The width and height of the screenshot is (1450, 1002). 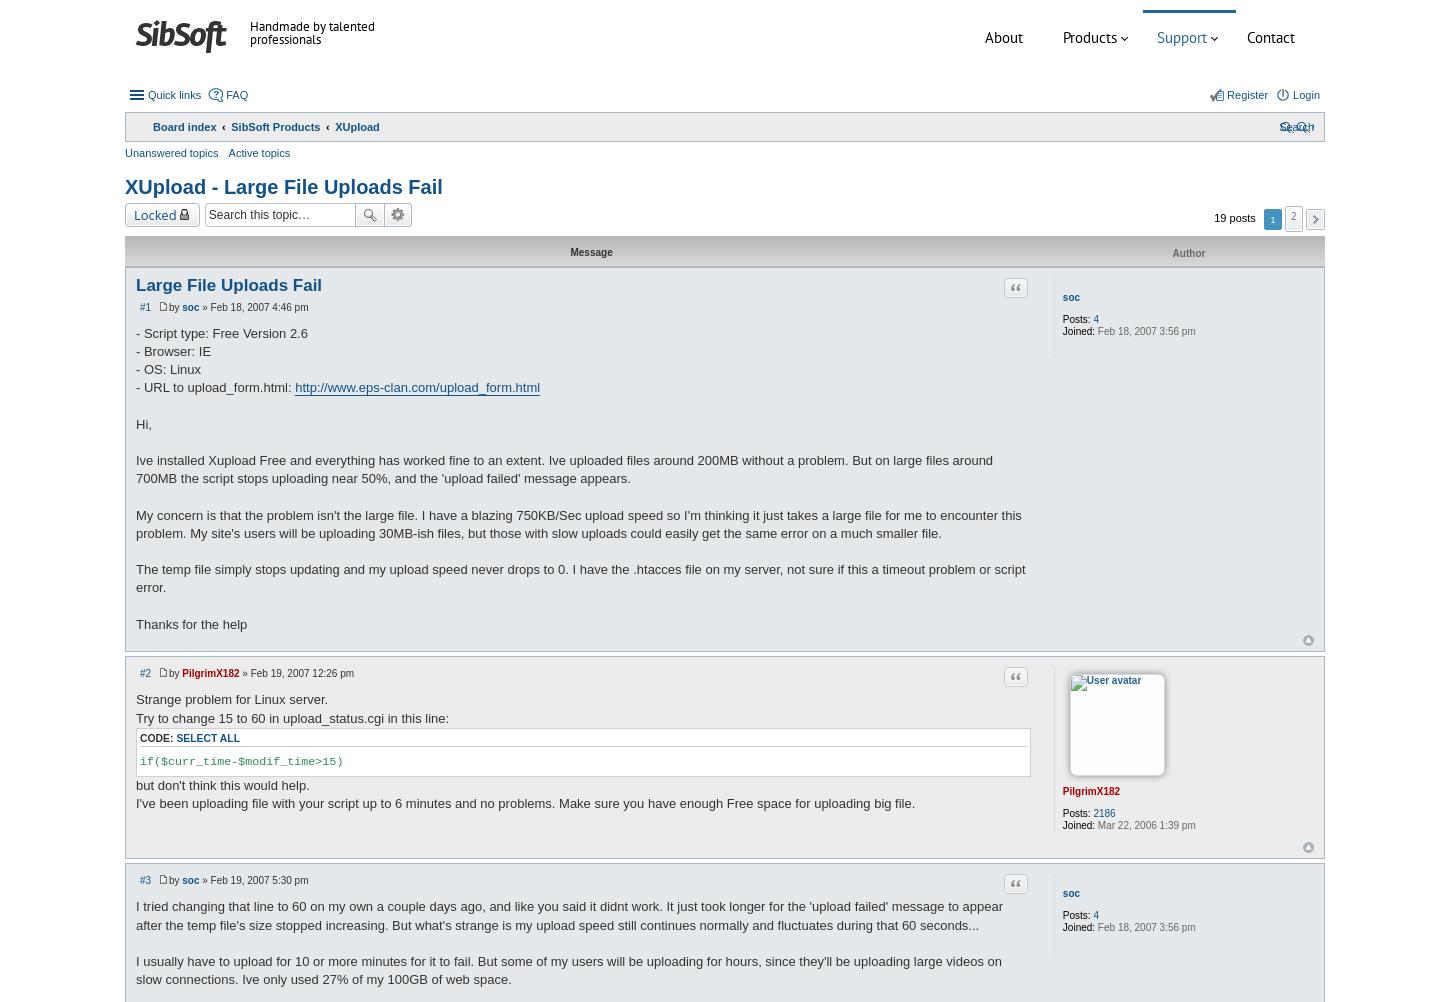 What do you see at coordinates (214, 387) in the screenshot?
I see `'- URL to upload_form.html:'` at bounding box center [214, 387].